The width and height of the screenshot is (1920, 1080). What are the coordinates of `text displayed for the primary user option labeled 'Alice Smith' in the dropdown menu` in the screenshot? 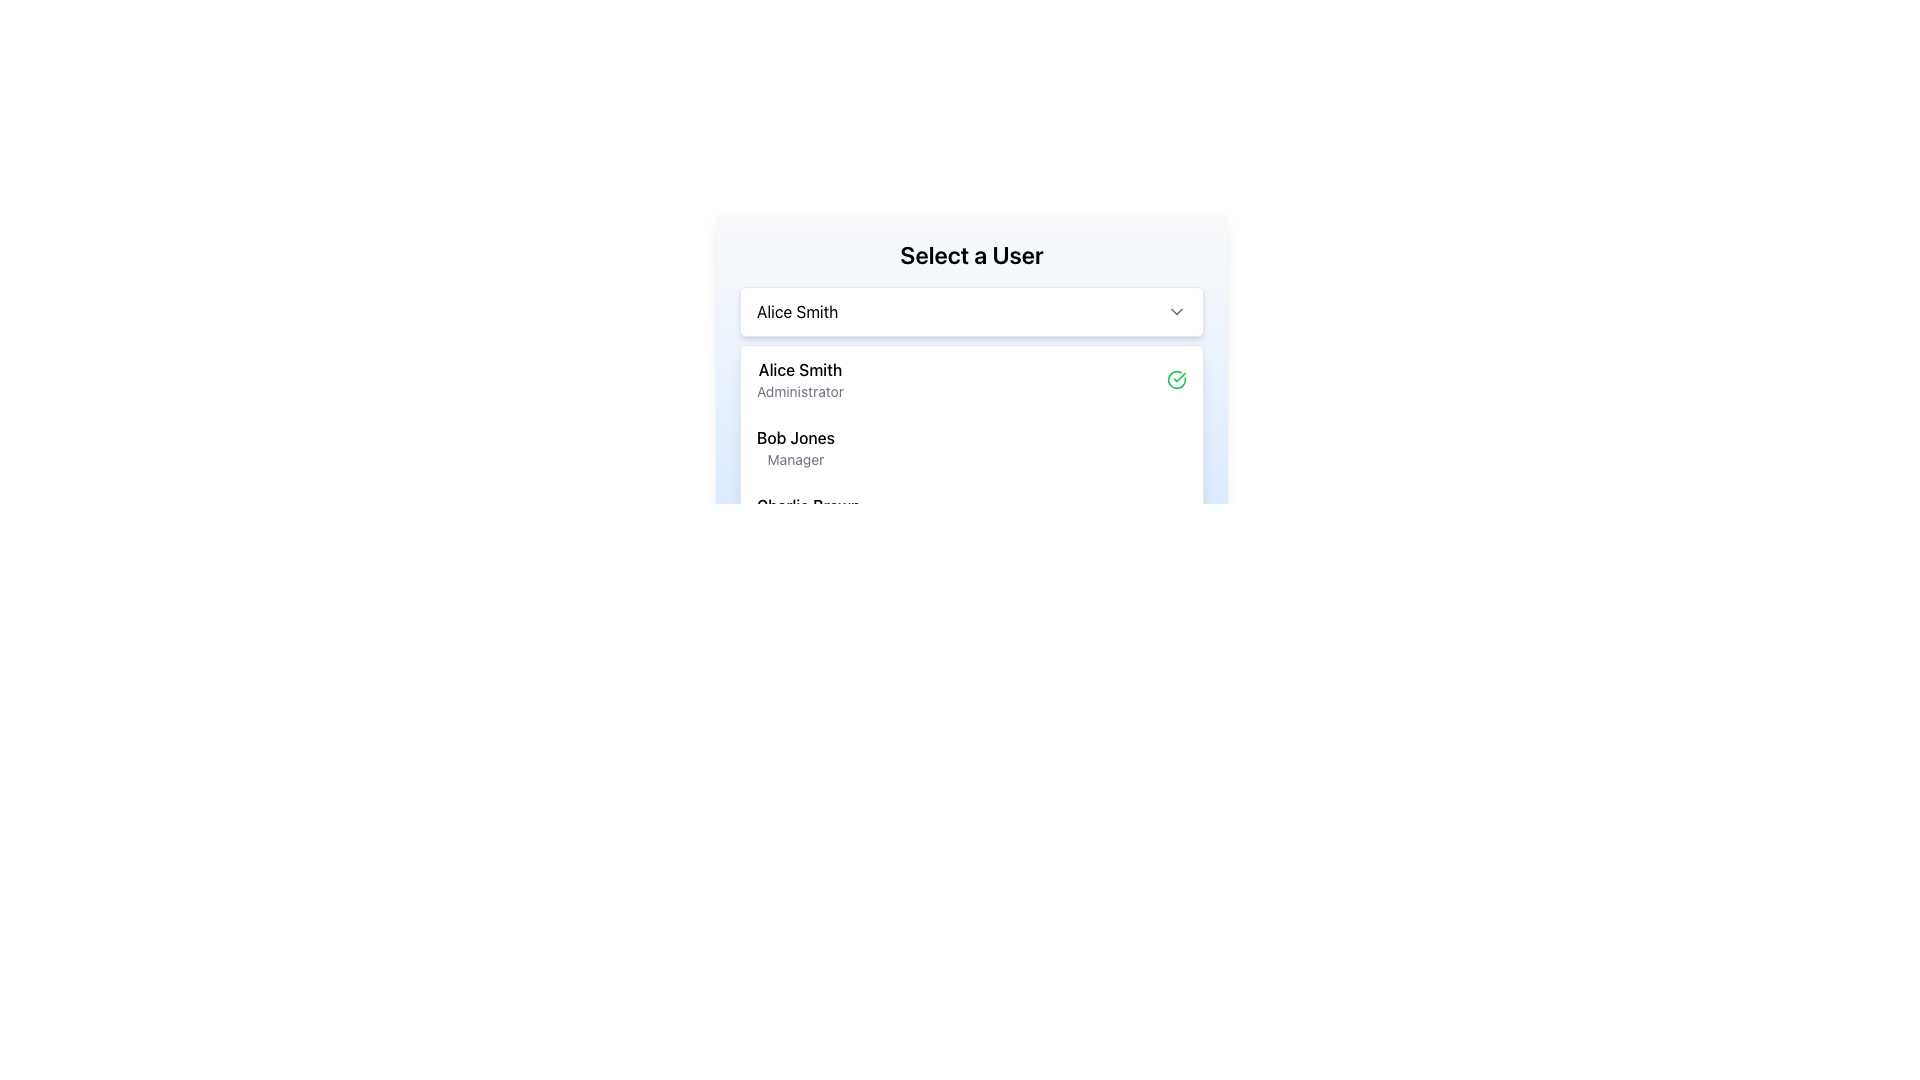 It's located at (800, 370).